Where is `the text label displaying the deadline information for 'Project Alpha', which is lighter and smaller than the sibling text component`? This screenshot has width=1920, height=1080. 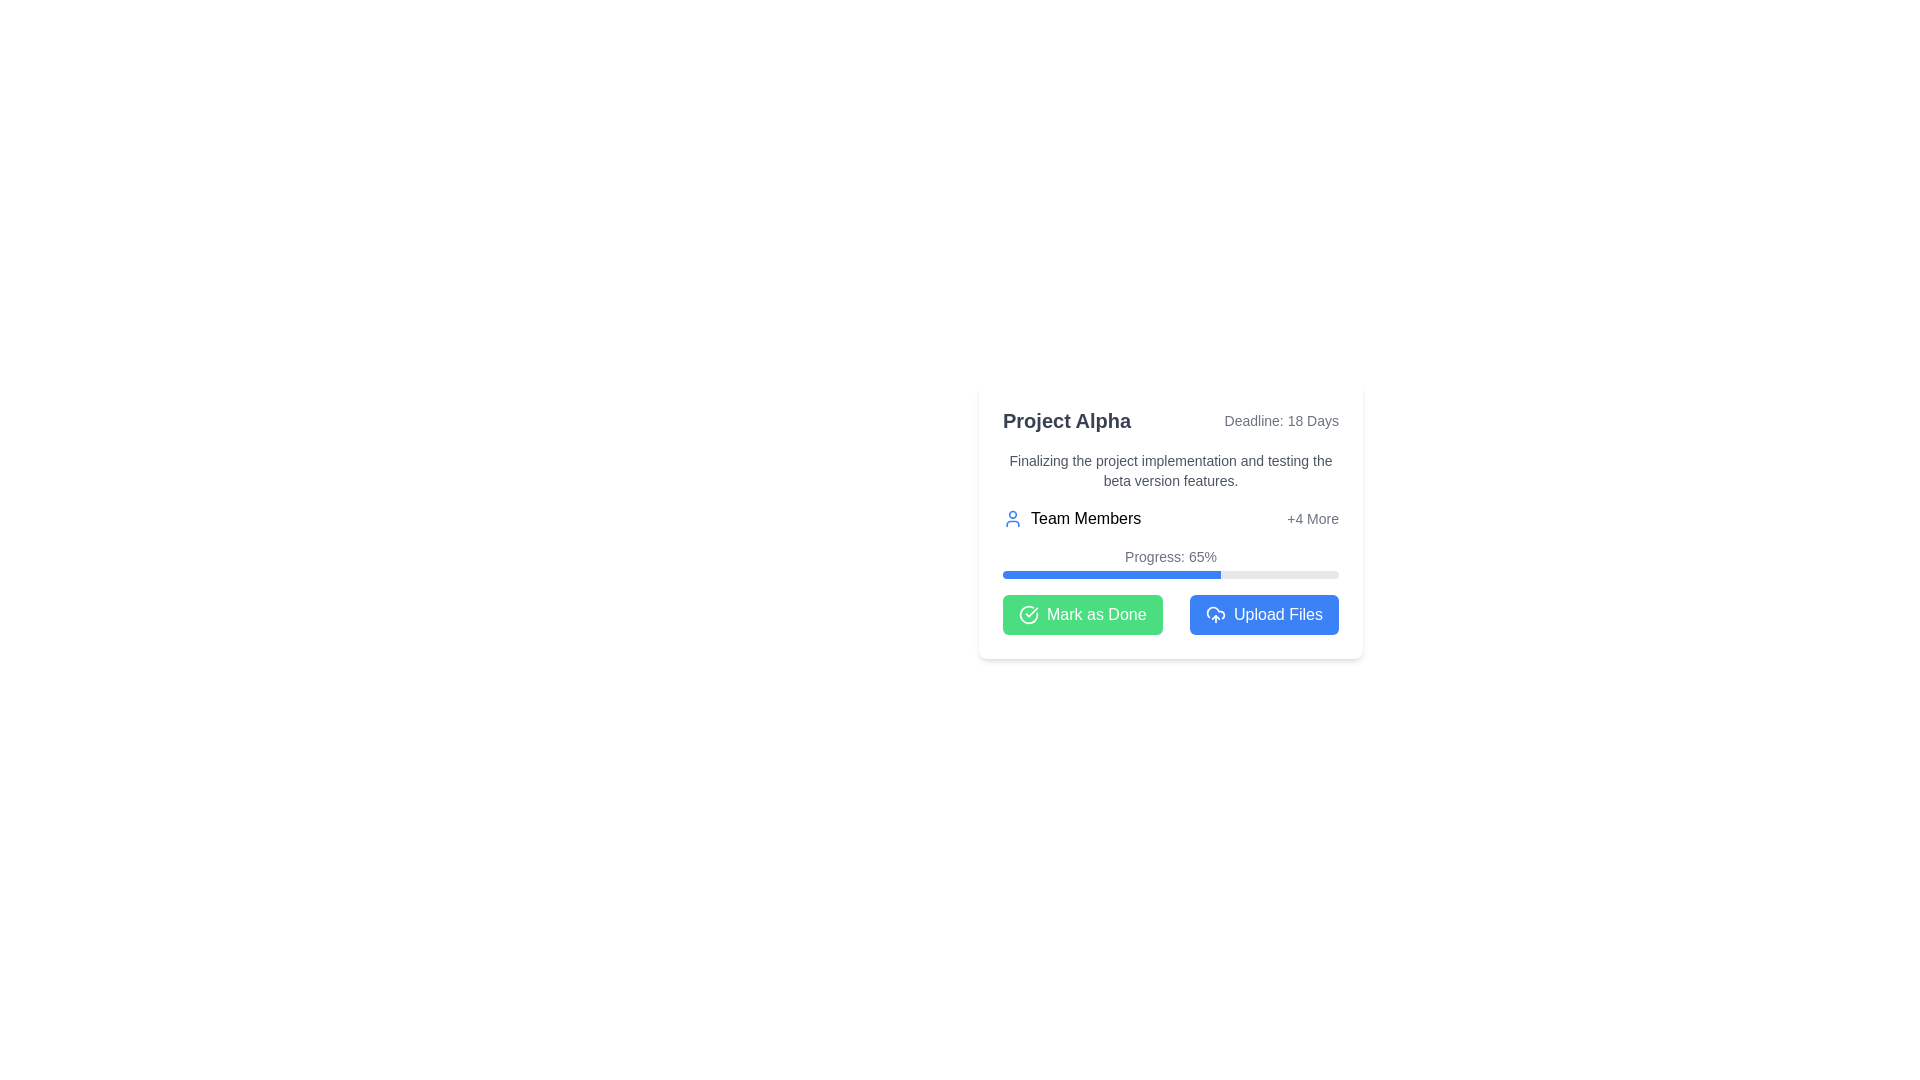 the text label displaying the deadline information for 'Project Alpha', which is lighter and smaller than the sibling text component is located at coordinates (1281, 419).